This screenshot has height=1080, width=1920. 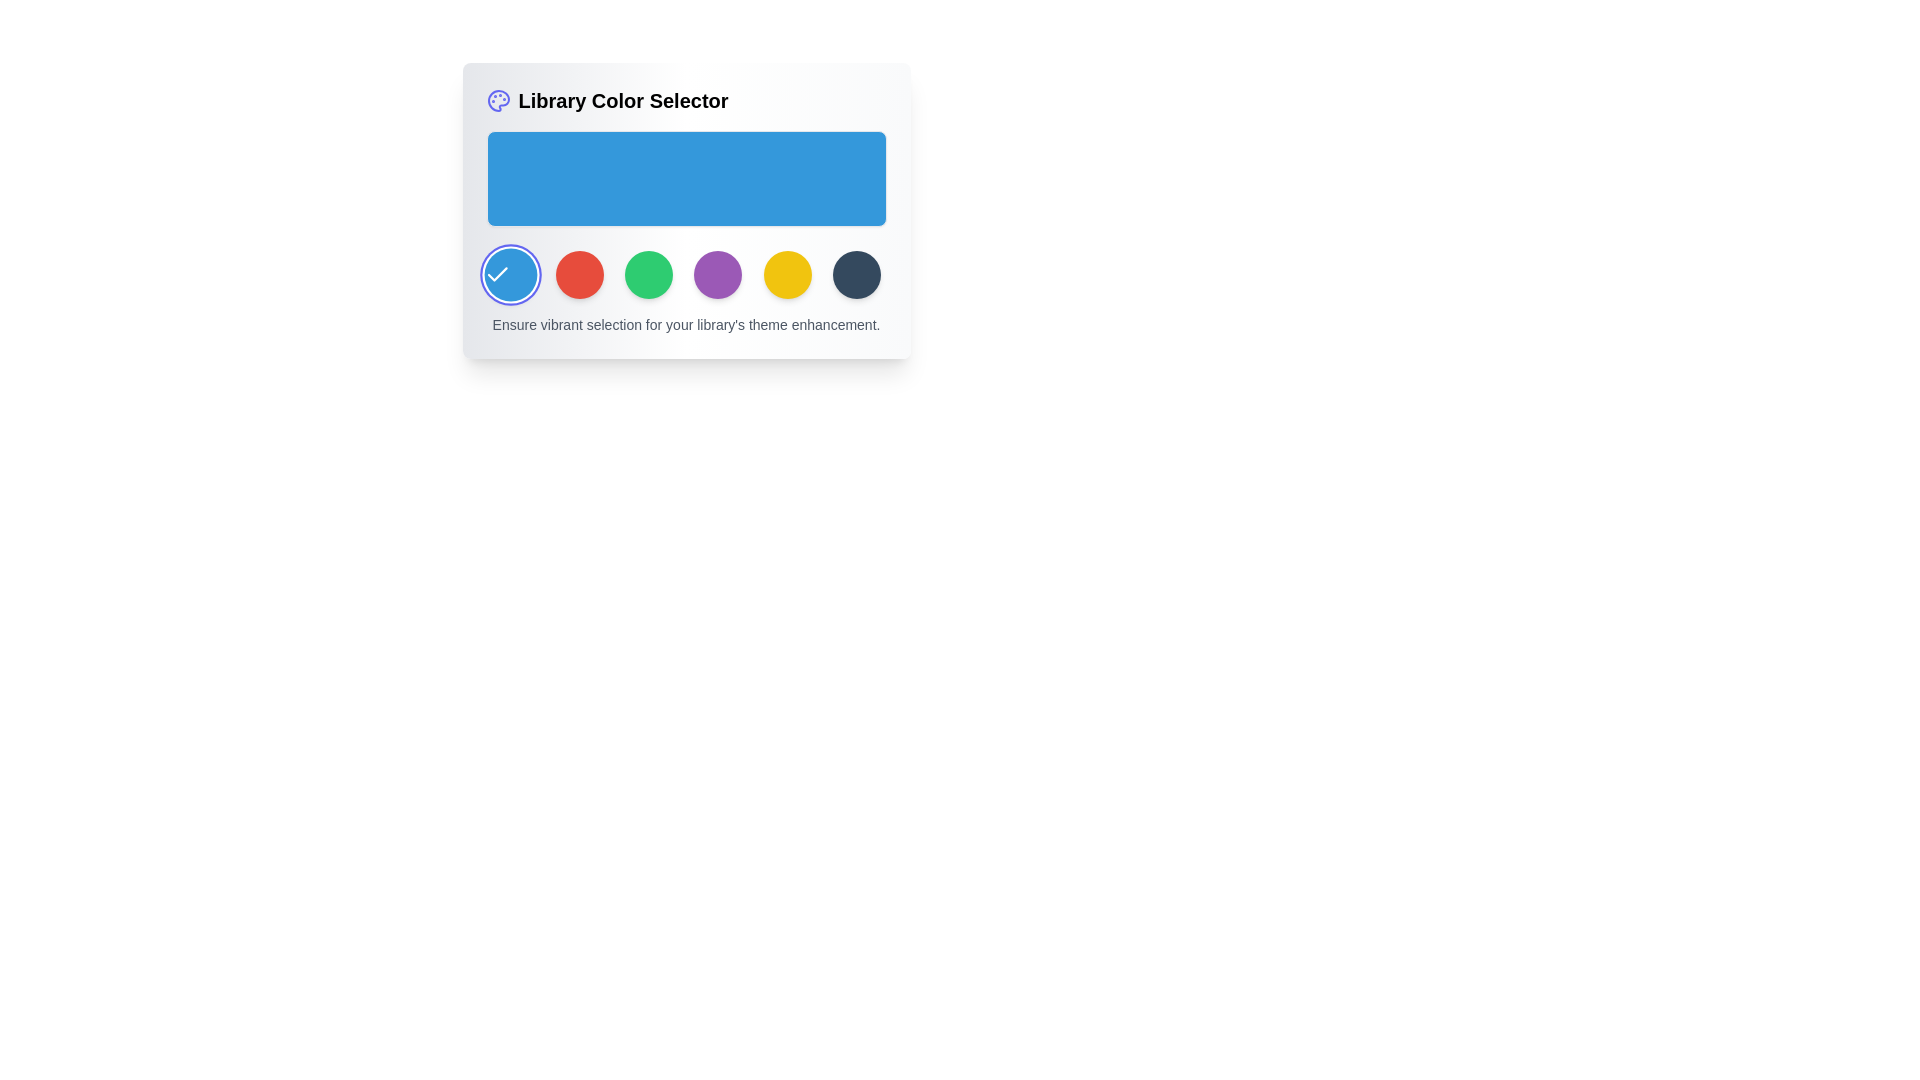 I want to click on the checkmark icon within the circular button, which is the first in a row of circular color options located near the bottom-center of the card-like interface, so click(x=497, y=274).